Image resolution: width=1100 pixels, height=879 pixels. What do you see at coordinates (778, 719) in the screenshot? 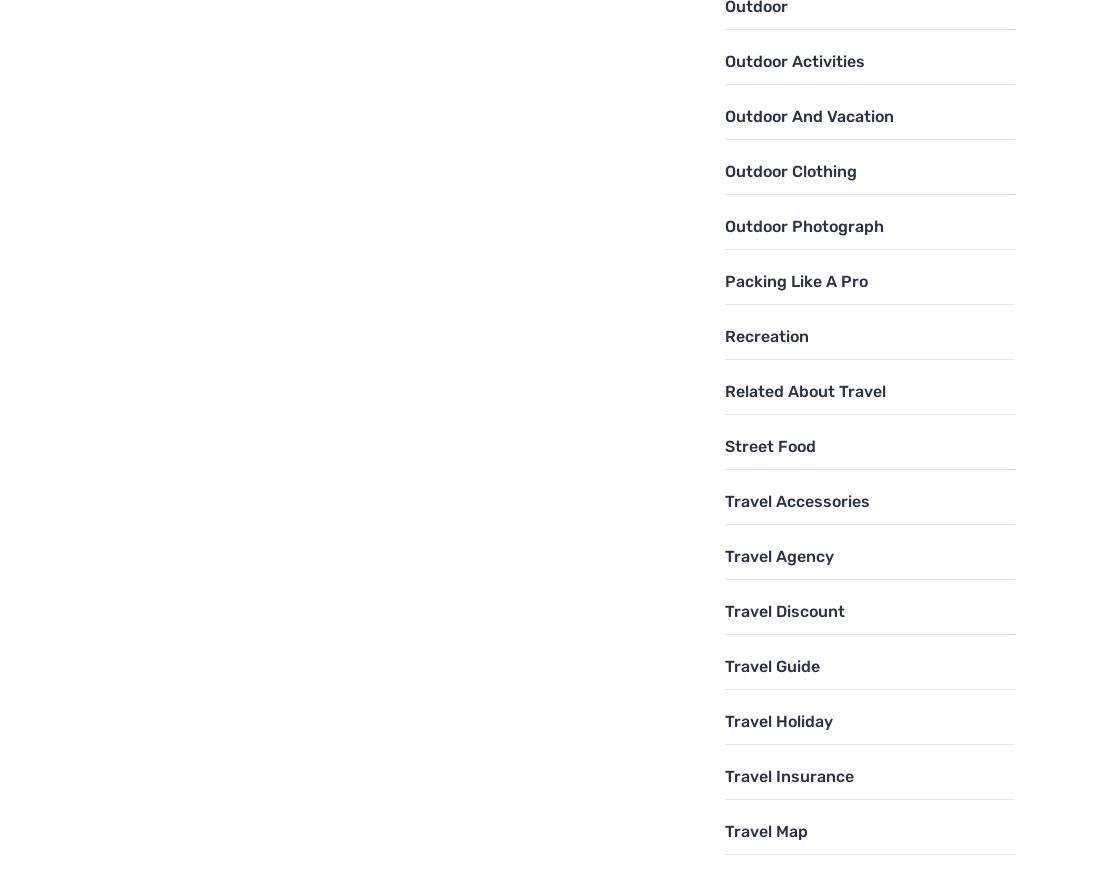
I see `'Travel Holiday'` at bounding box center [778, 719].